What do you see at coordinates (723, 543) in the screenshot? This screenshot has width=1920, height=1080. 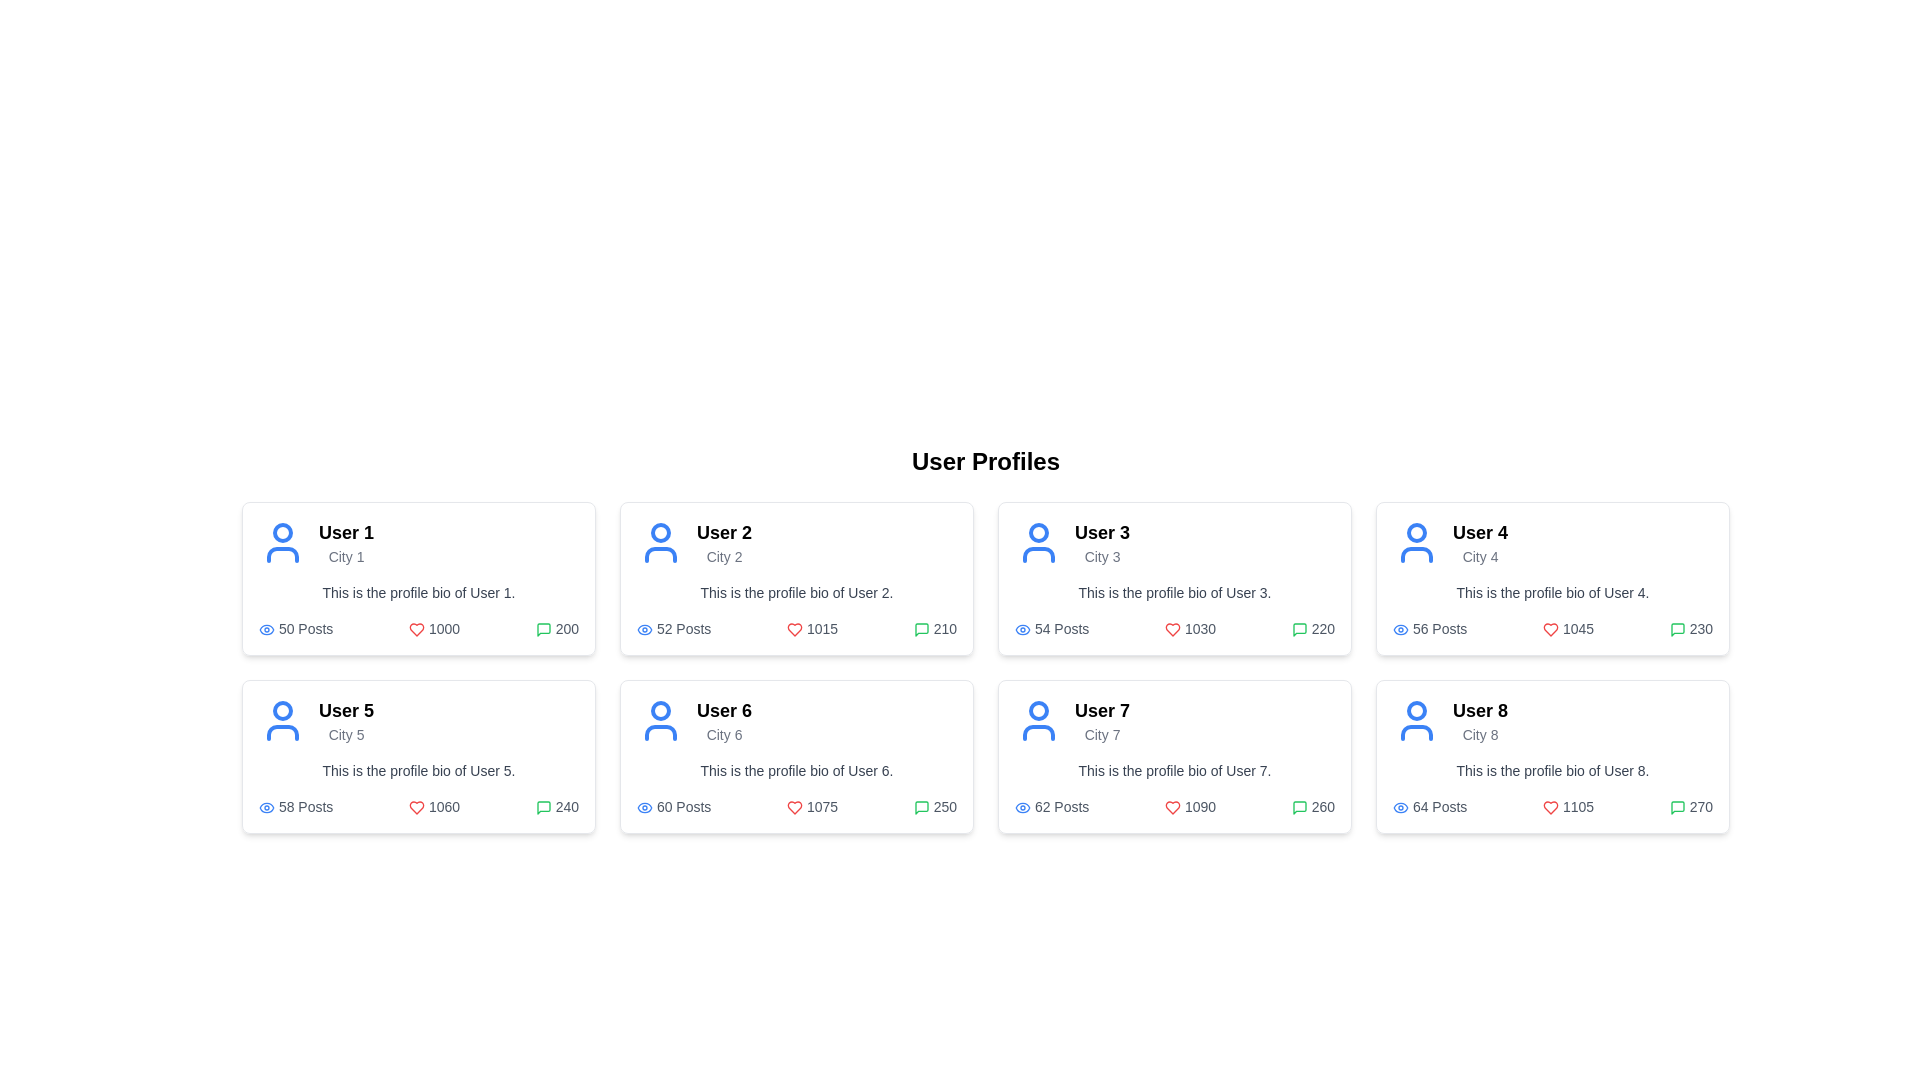 I see `the user identifier text displaying the user name and associated city` at bounding box center [723, 543].